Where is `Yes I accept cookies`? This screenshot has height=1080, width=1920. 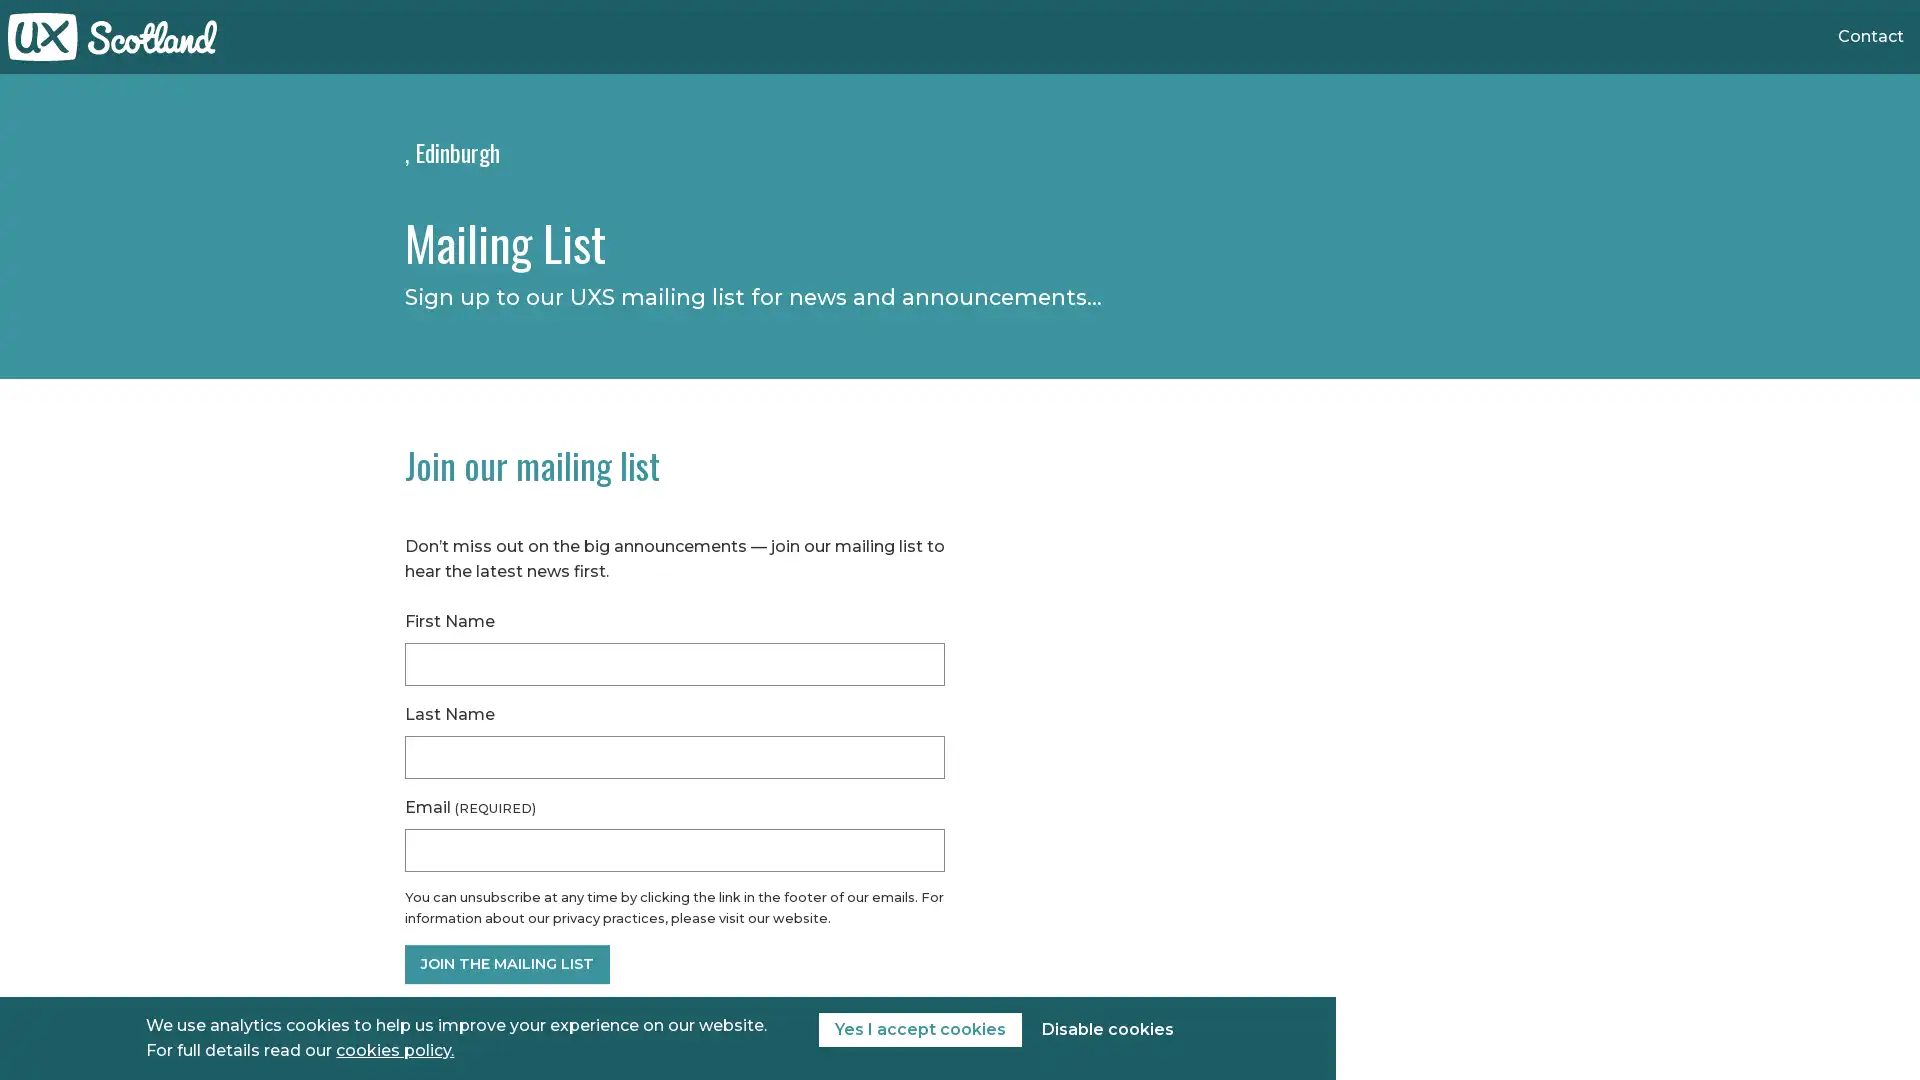
Yes I accept cookies is located at coordinates (918, 1029).